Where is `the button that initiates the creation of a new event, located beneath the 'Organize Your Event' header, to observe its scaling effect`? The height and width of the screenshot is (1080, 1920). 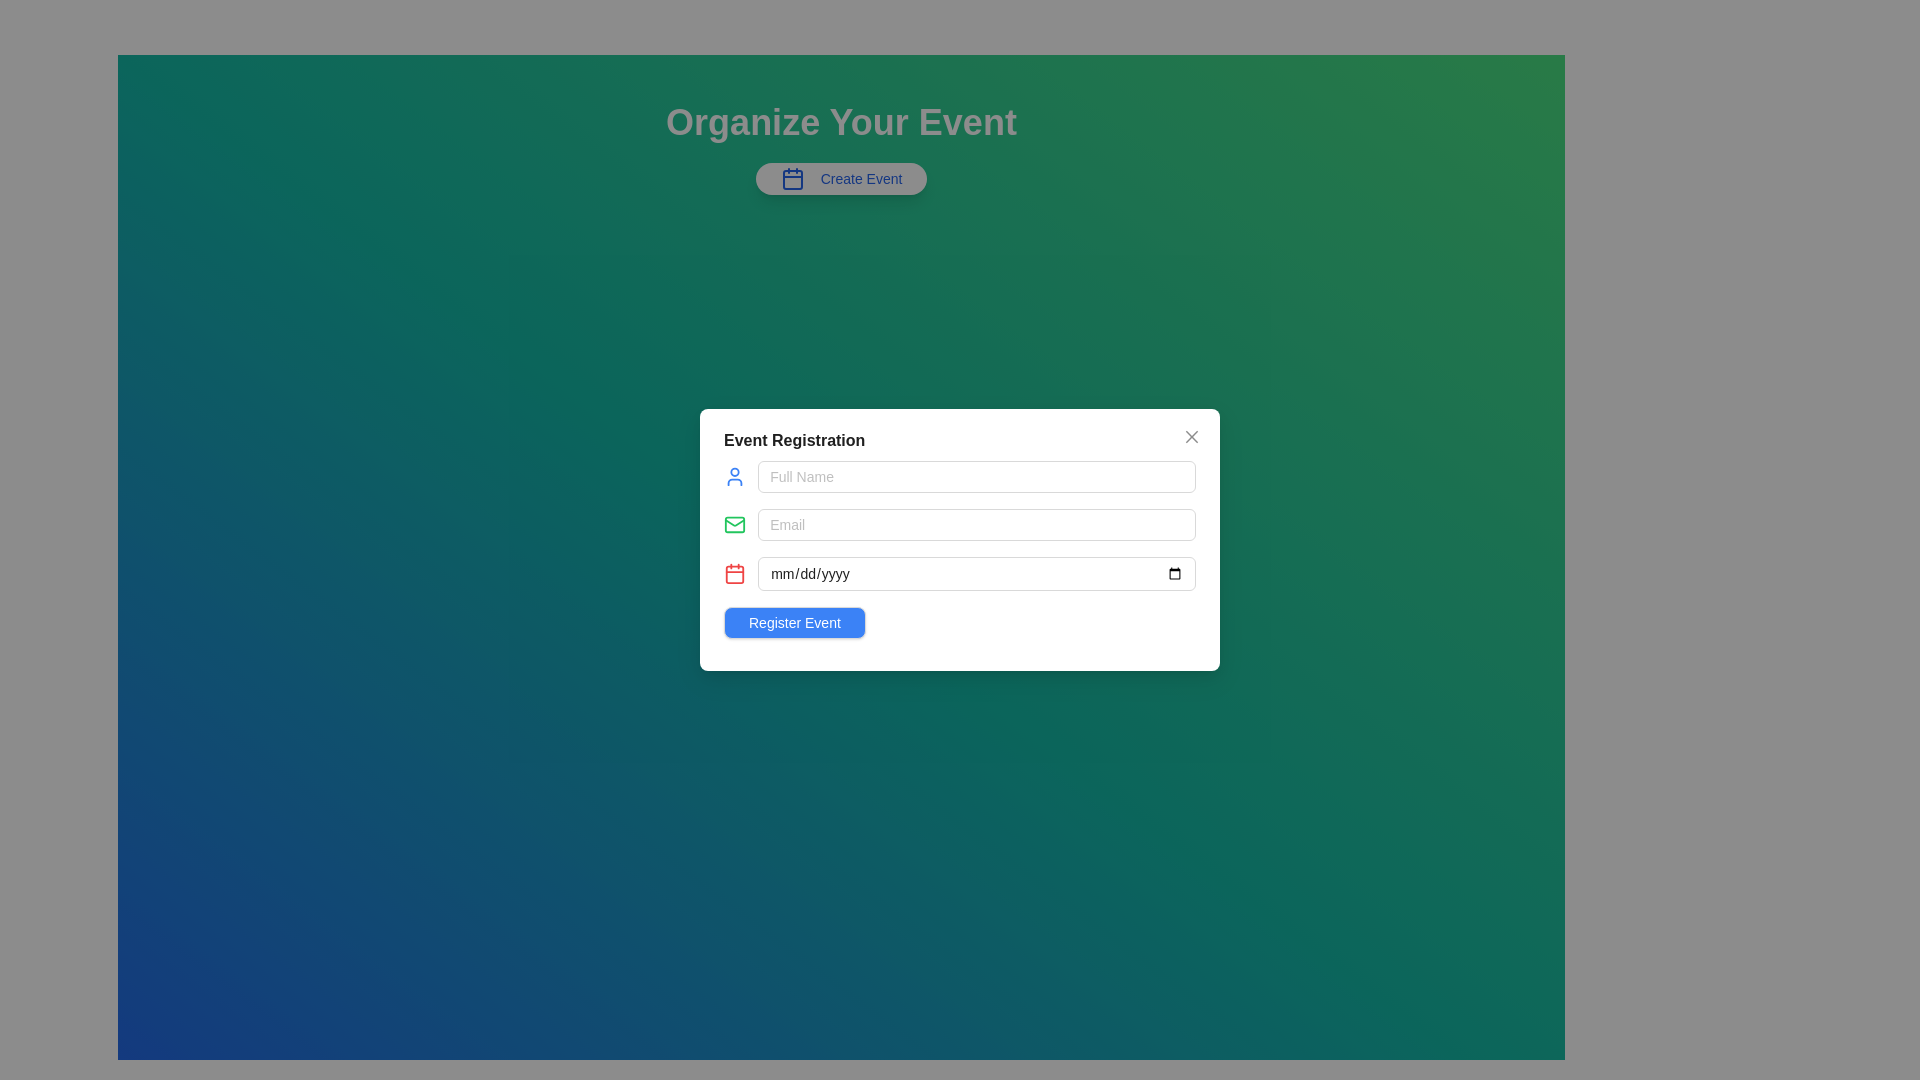 the button that initiates the creation of a new event, located beneath the 'Organize Your Event' header, to observe its scaling effect is located at coordinates (841, 177).